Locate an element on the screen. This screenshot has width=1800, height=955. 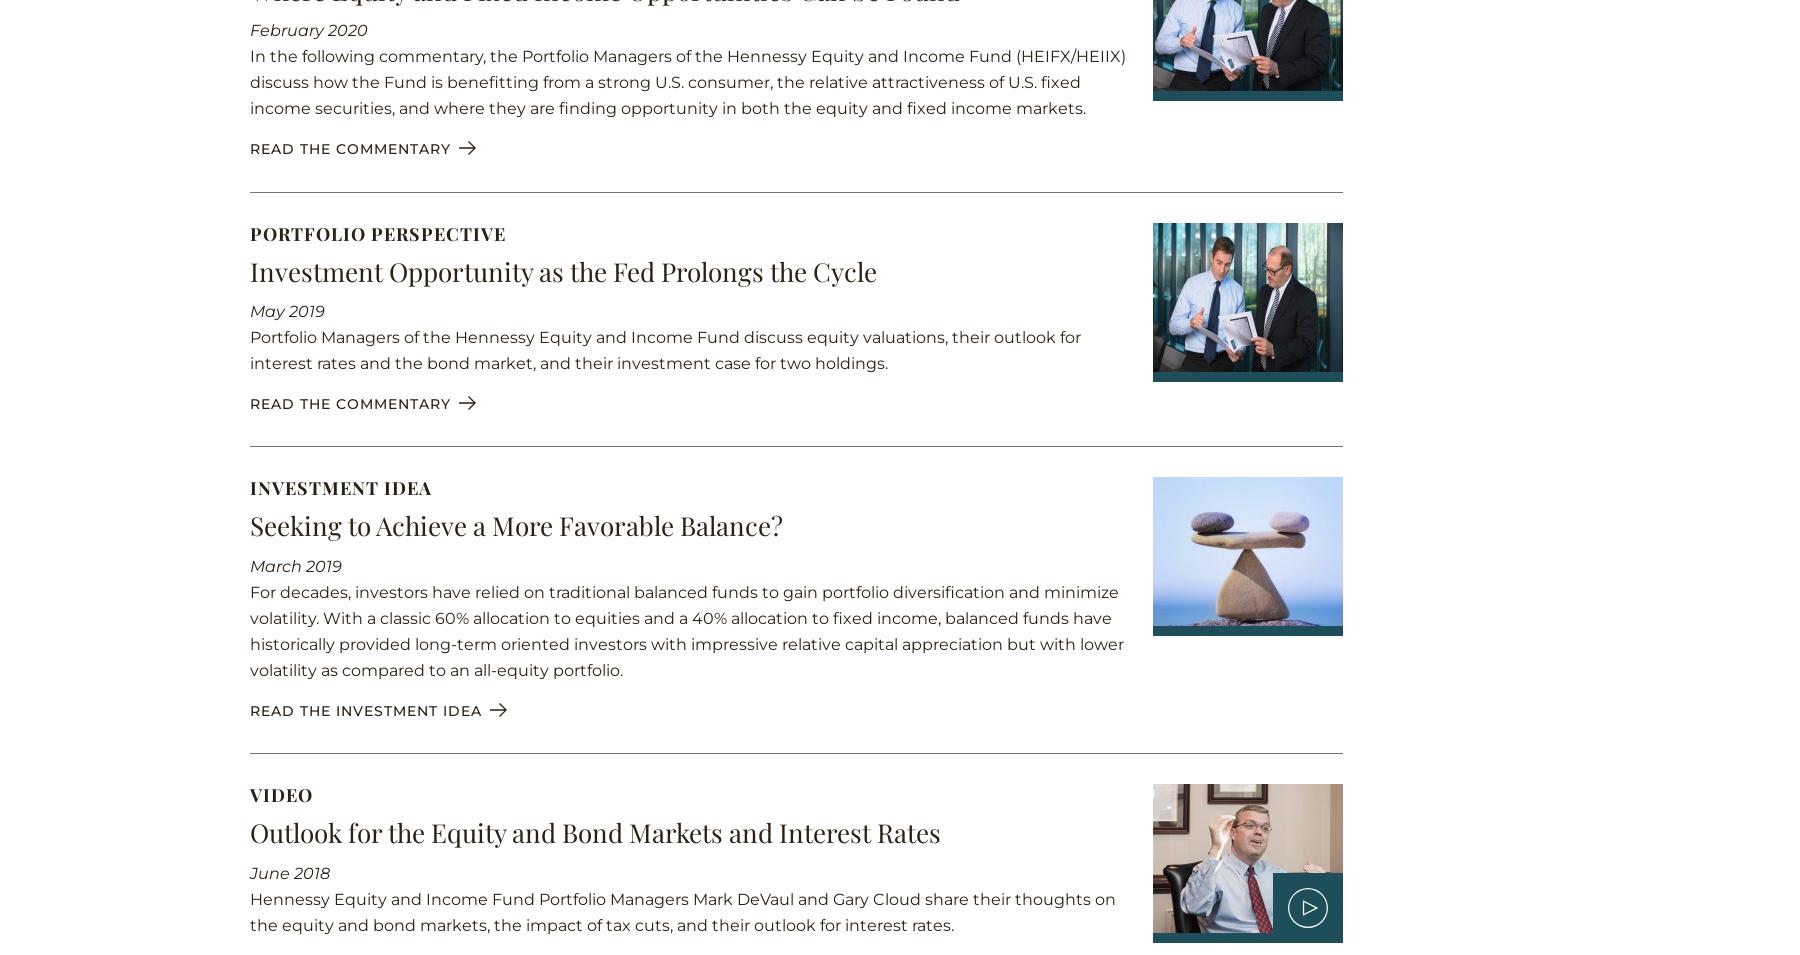
'In the following commentary, the Portfolio Managers of the Hennessy Equity and Income Fund (HEIFX/HEIIX) discuss how the Fund is benefitting from a strong U.S. consumer, the relative attractiveness of U.S. fixed income securities, and where they are finding opportunity in both the equity and fixed income markets.' is located at coordinates (686, 81).